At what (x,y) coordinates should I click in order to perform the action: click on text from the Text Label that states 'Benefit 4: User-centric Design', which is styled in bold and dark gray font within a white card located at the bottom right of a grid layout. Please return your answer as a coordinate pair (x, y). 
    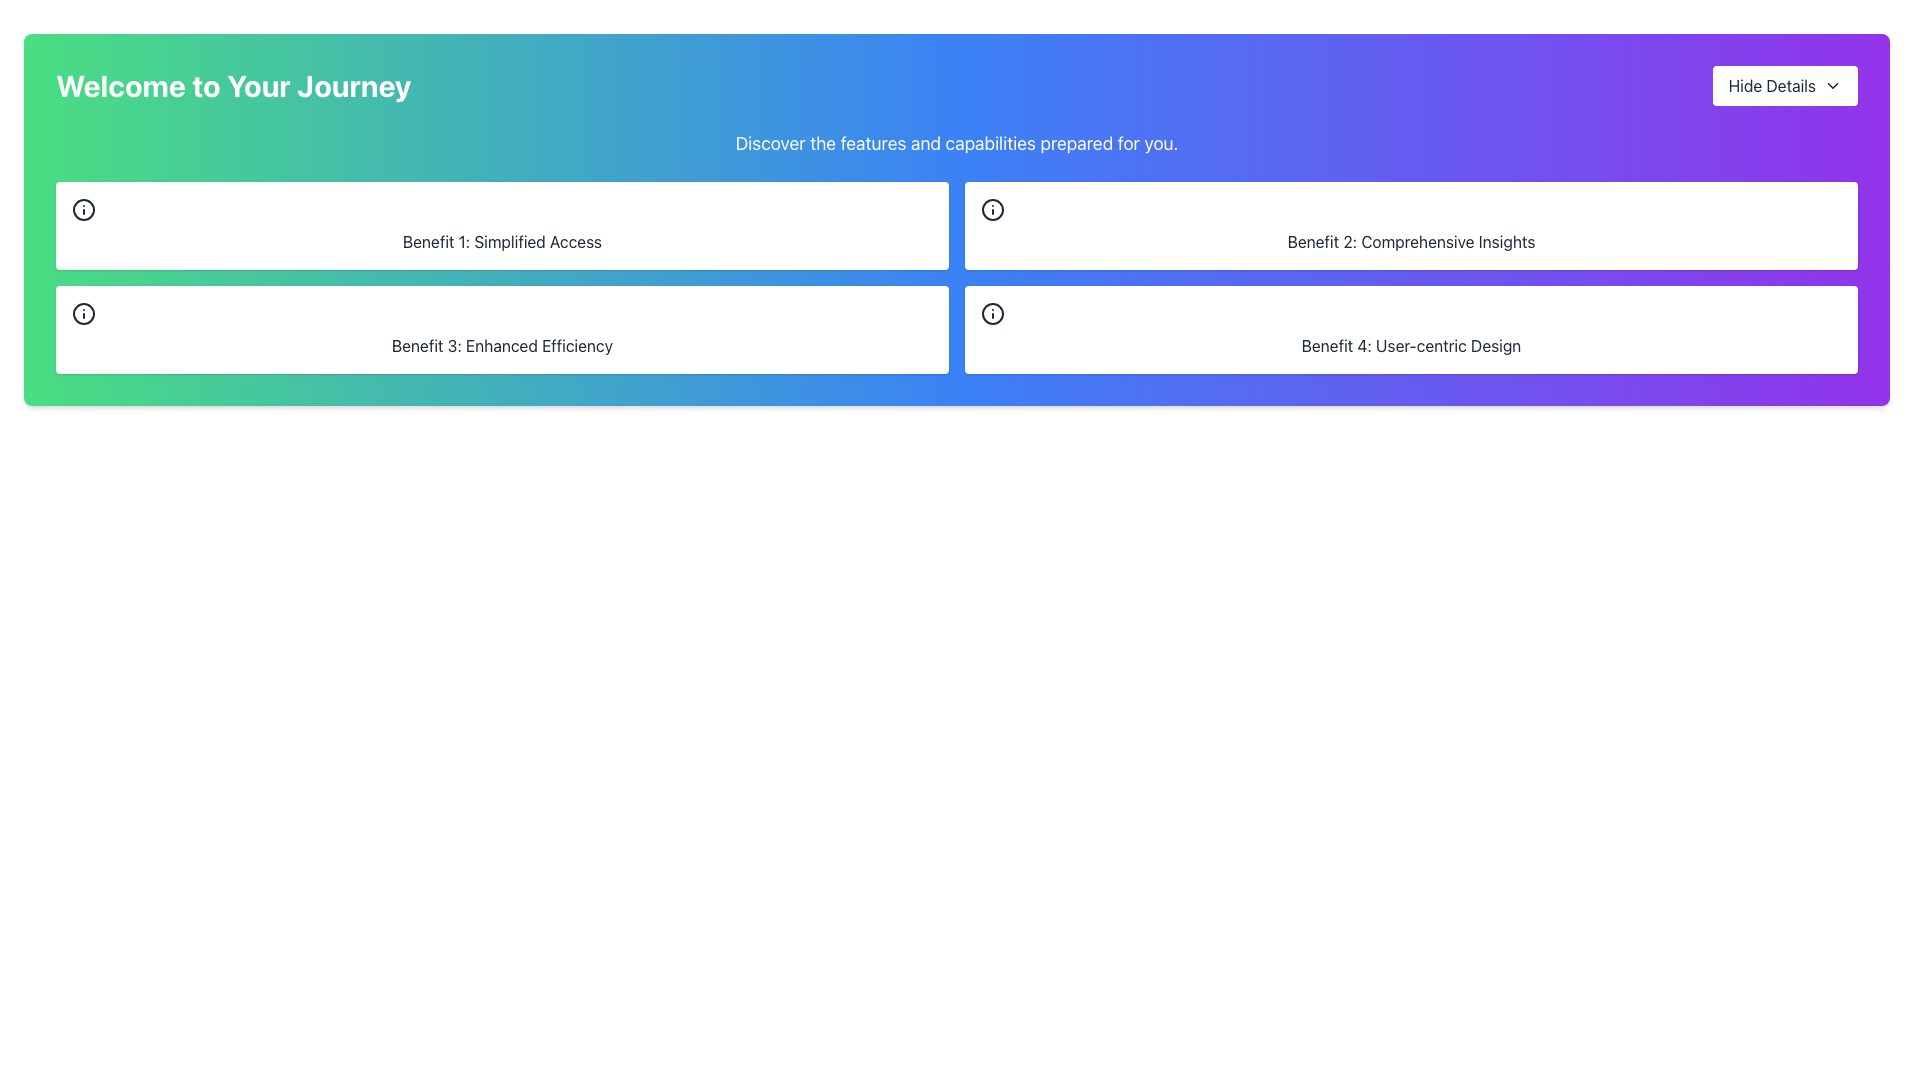
    Looking at the image, I should click on (1410, 345).